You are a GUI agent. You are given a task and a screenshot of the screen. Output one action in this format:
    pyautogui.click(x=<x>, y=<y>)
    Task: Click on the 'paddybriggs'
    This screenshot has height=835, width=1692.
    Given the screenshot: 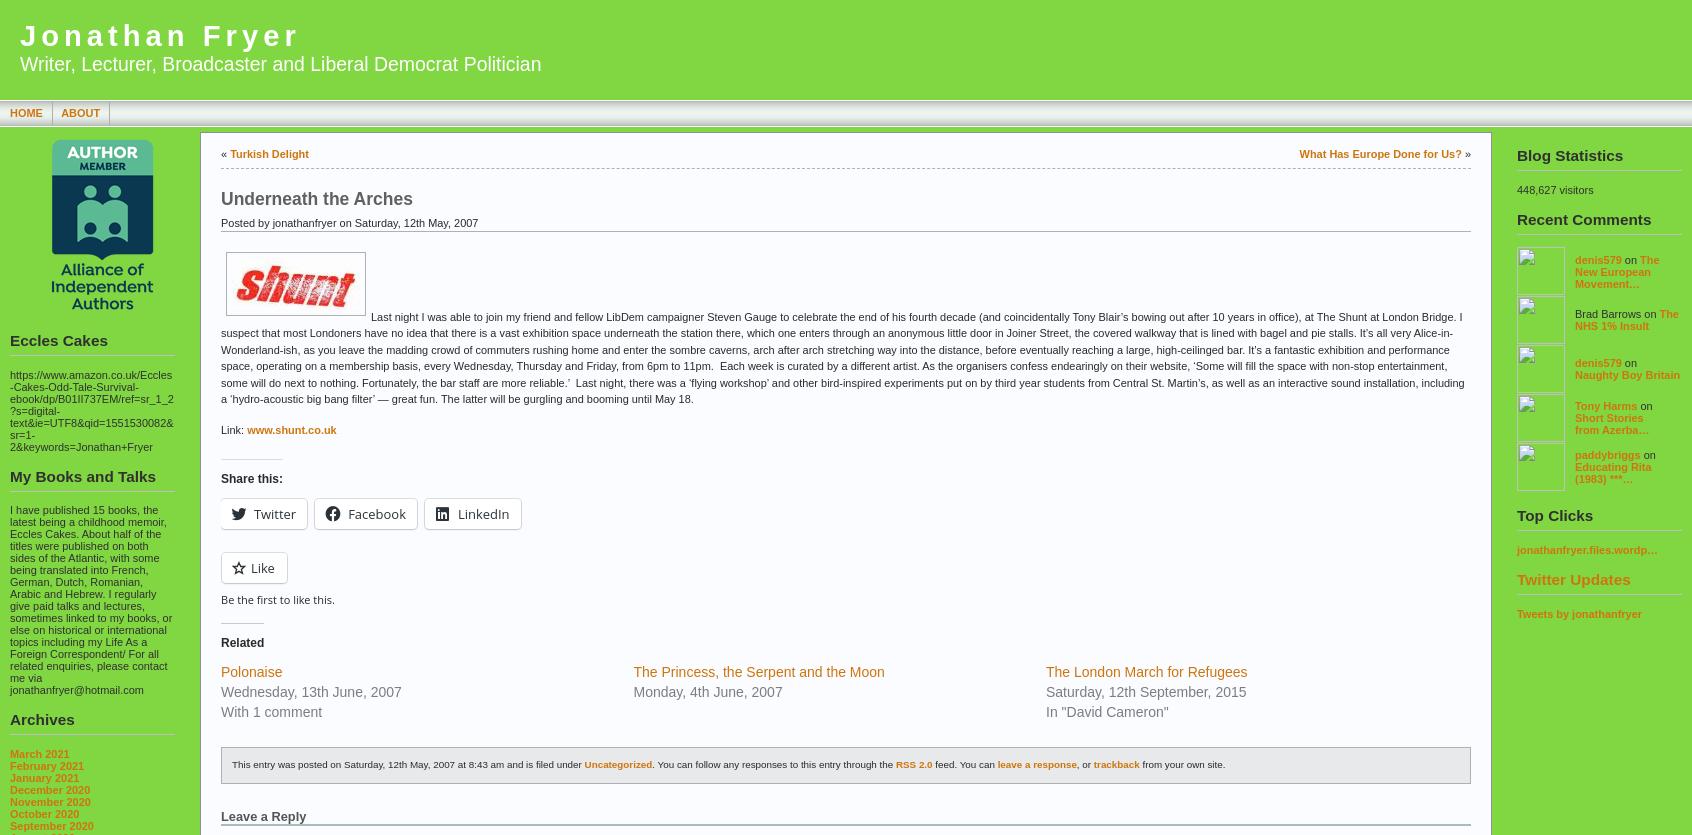 What is the action you would take?
    pyautogui.click(x=1606, y=452)
    